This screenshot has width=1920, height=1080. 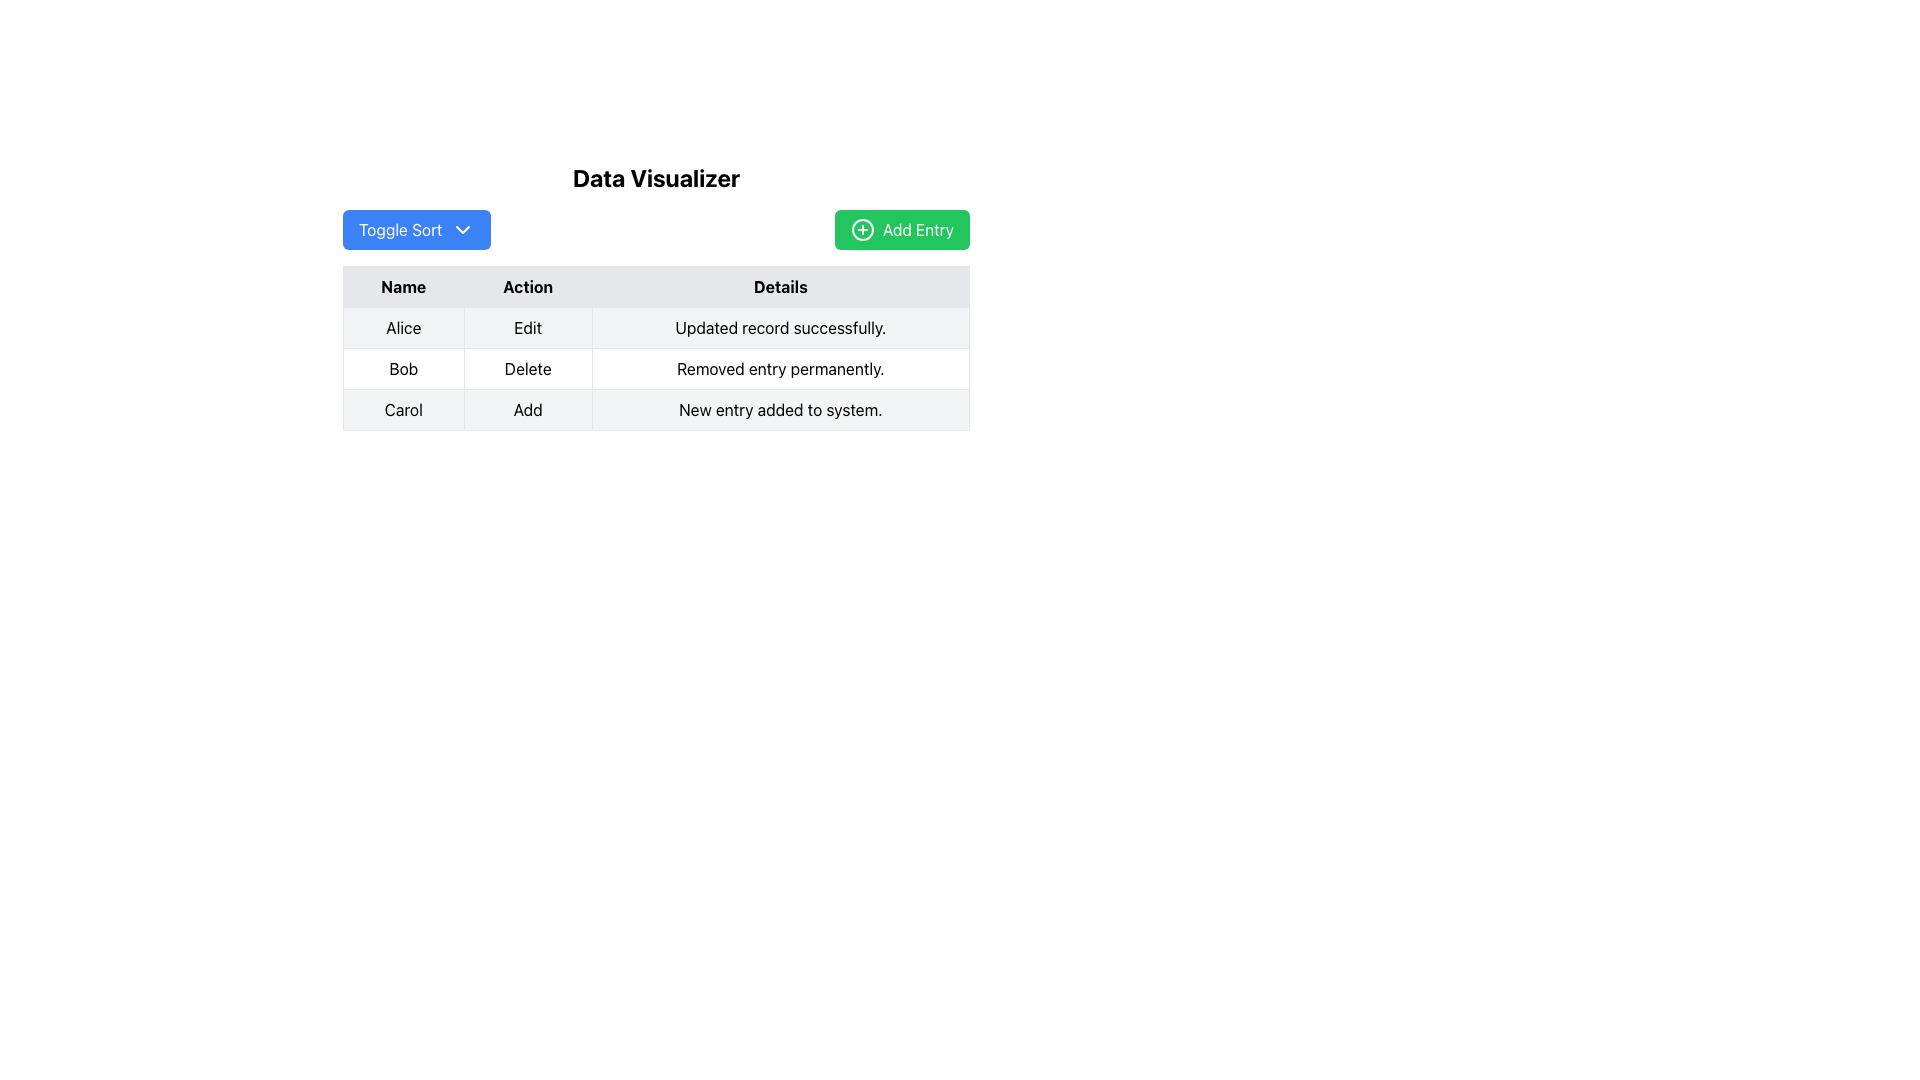 I want to click on the Text element that displays the action associated with 'Bob' in the second row of the table, located in the 'Action' column, so click(x=528, y=369).